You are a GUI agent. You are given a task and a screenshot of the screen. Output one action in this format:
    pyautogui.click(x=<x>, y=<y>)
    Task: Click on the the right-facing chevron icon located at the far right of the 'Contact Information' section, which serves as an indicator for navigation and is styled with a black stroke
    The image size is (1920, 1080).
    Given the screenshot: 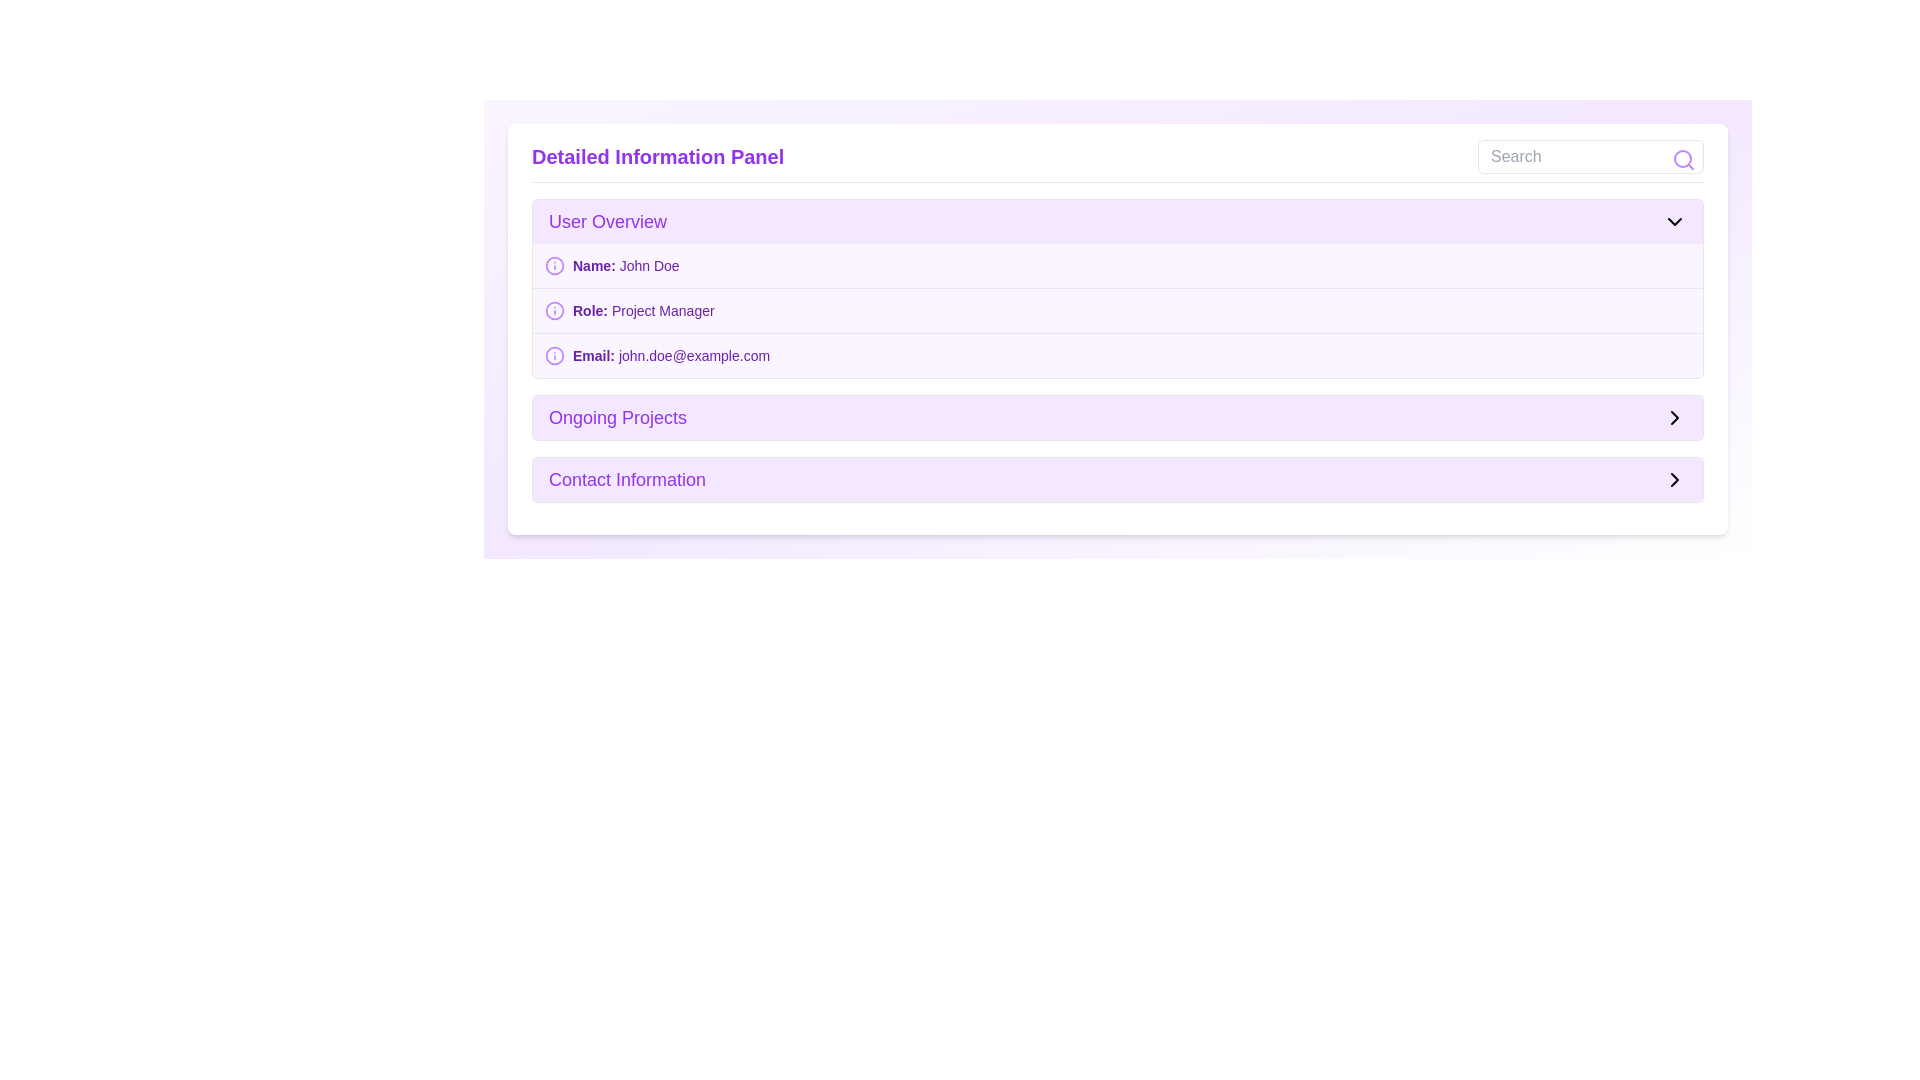 What is the action you would take?
    pyautogui.click(x=1675, y=479)
    